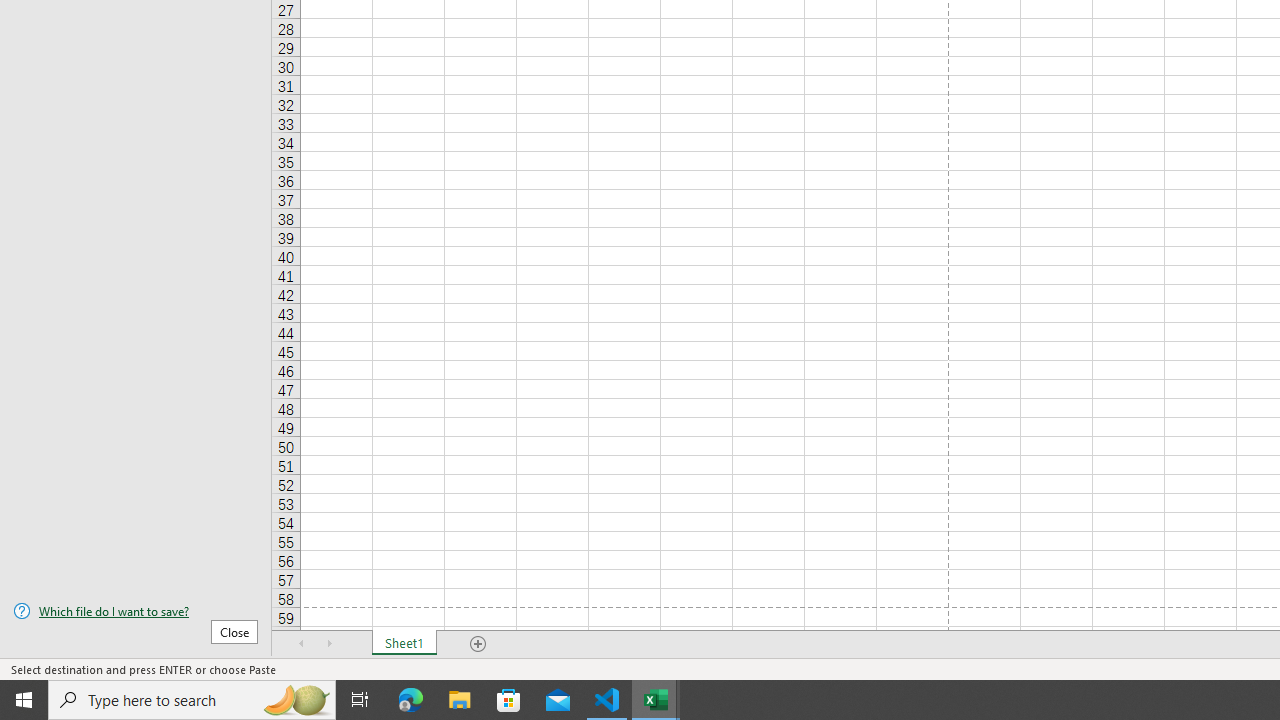  What do you see at coordinates (192, 698) in the screenshot?
I see `'Type here to search'` at bounding box center [192, 698].